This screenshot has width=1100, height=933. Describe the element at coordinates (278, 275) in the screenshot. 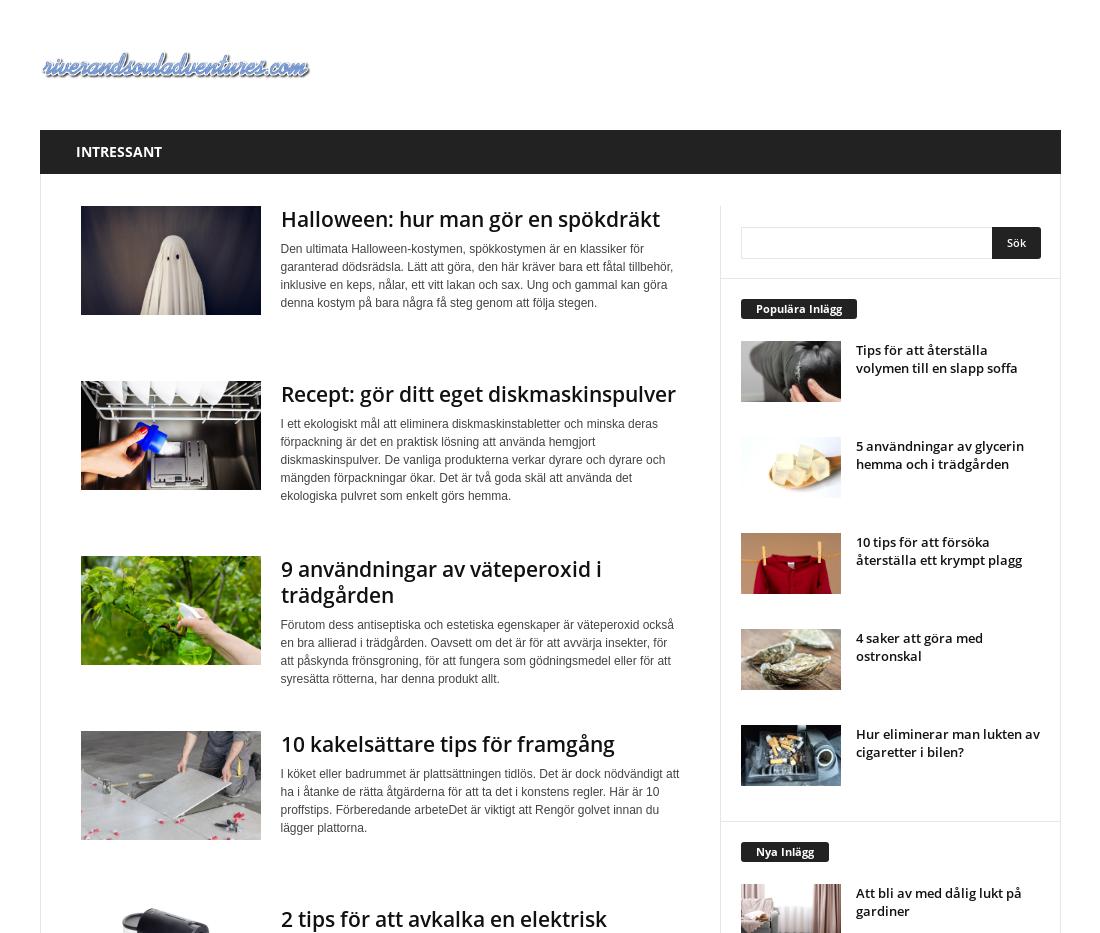

I see `'Den ultimata Halloween-kostymen, spökkostymen är en klassiker för garanterad dödsrädsla. Lätt att göra, den här kräver bara ett fåtal tillbehör, inklusive en keps, nålar, ett vitt lakan och sax. Ung och gammal kan göra denna kostym på bara några få steg genom att följa stegen.'` at that location.